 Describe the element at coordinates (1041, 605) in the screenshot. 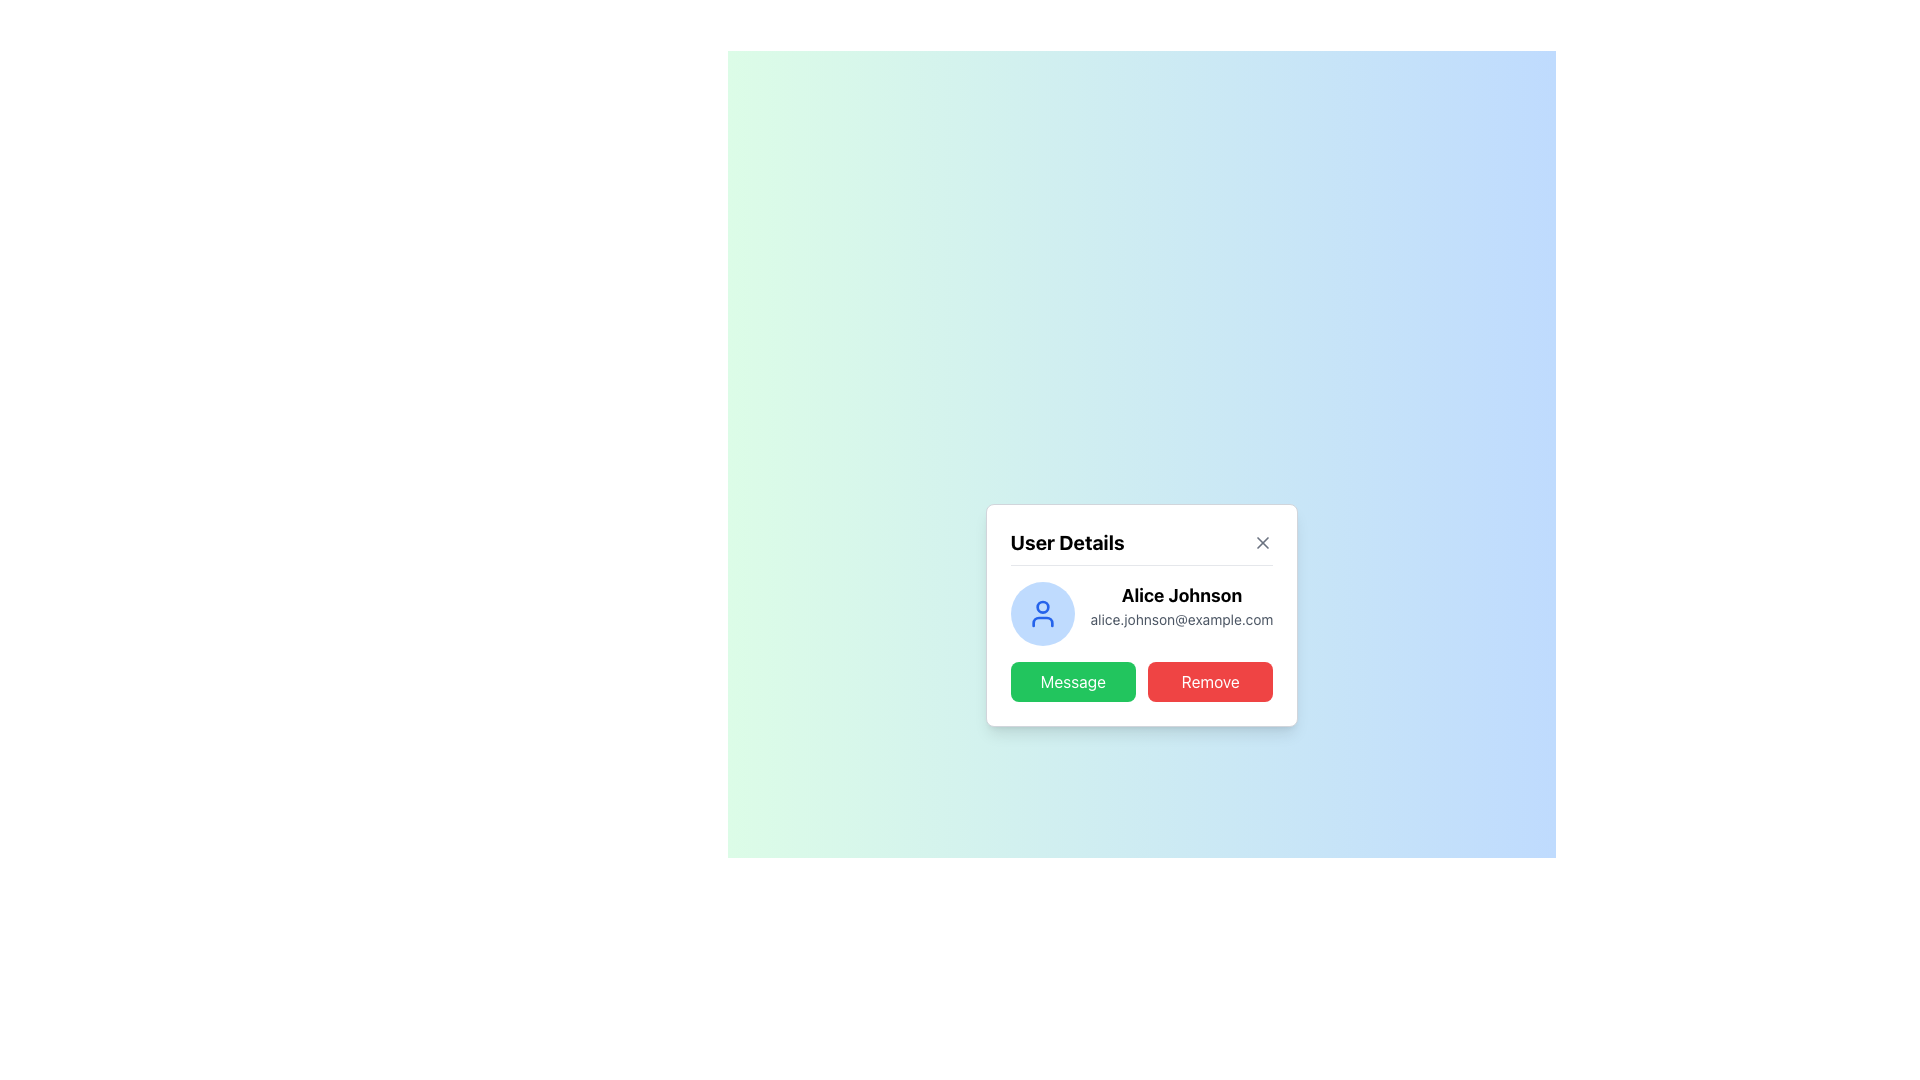

I see `the inner circular component of the user profile icon located in the 'User Details' modal, which is above the text 'Alice Johnson'` at that location.